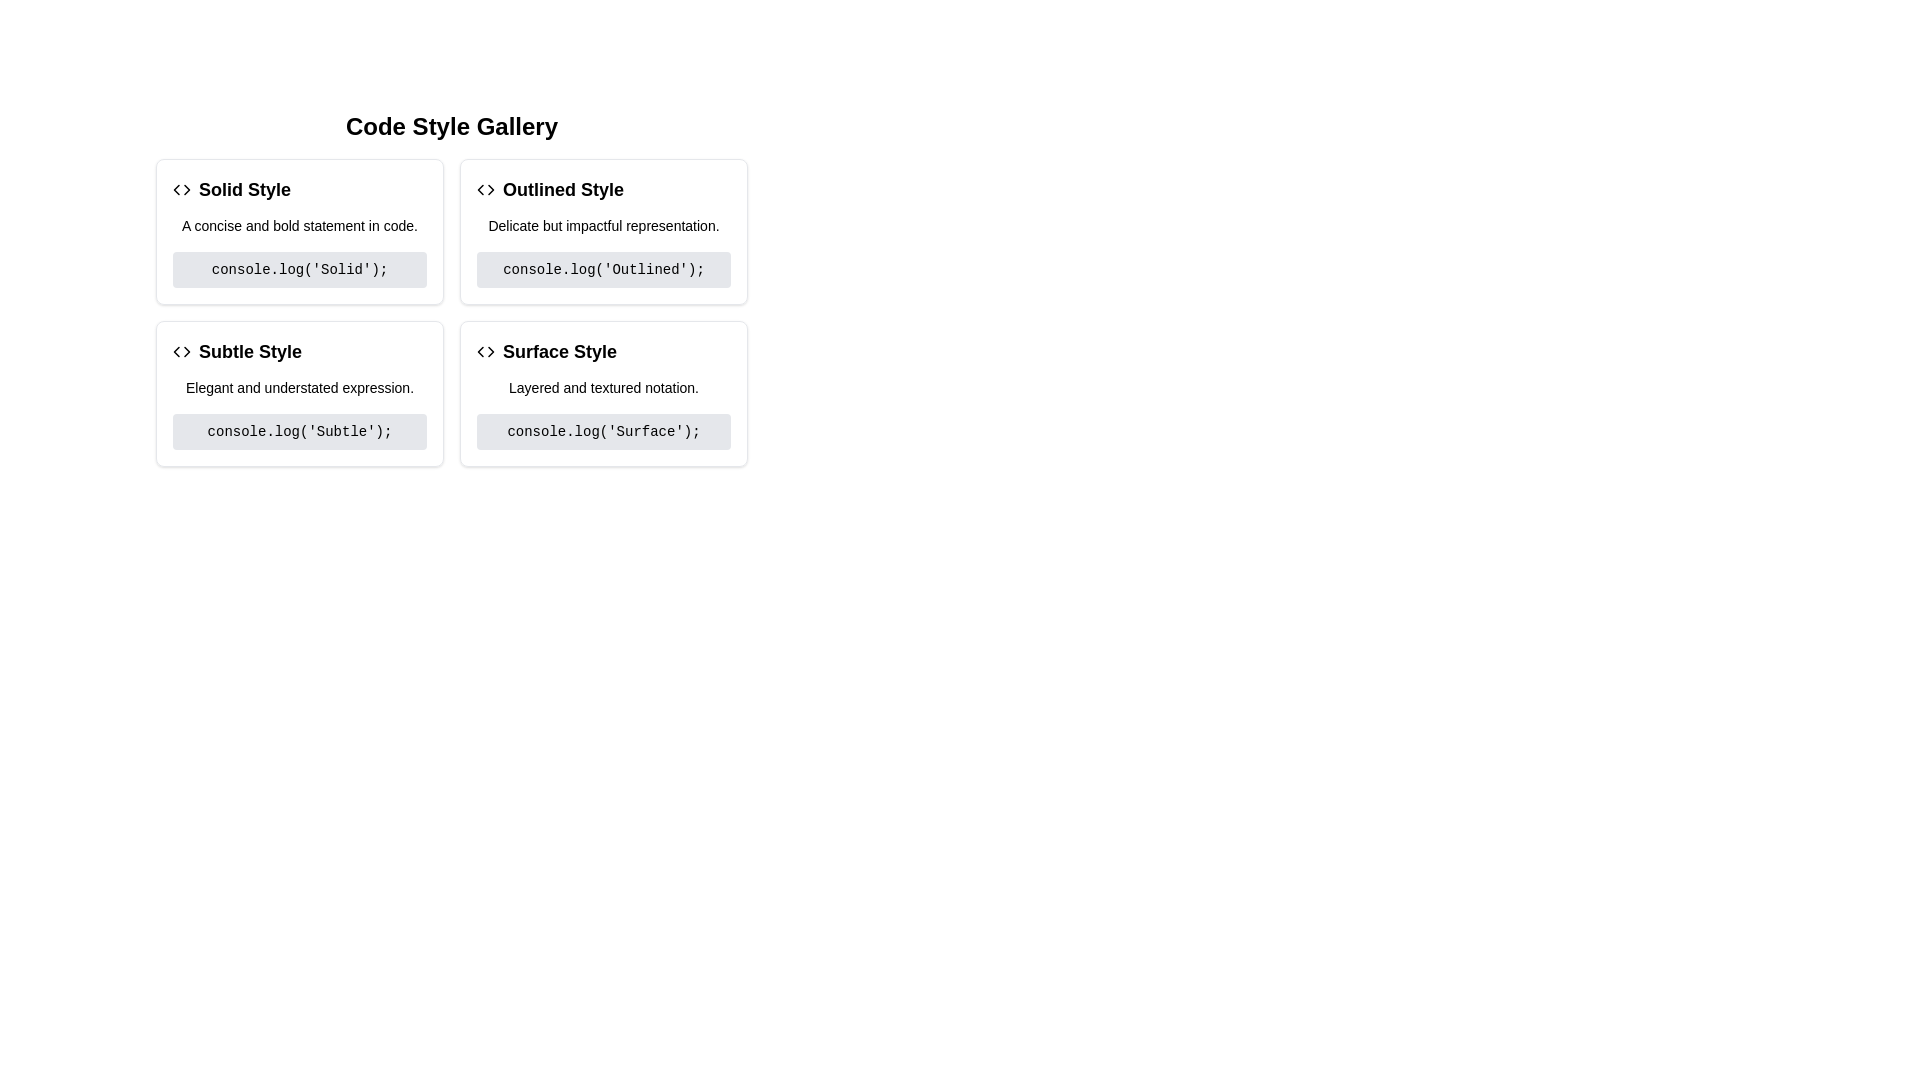  I want to click on the Informational Card labeled 'Outlined Style' located in the upper-right quadrant of a 2x2 grid layout, so click(603, 230).